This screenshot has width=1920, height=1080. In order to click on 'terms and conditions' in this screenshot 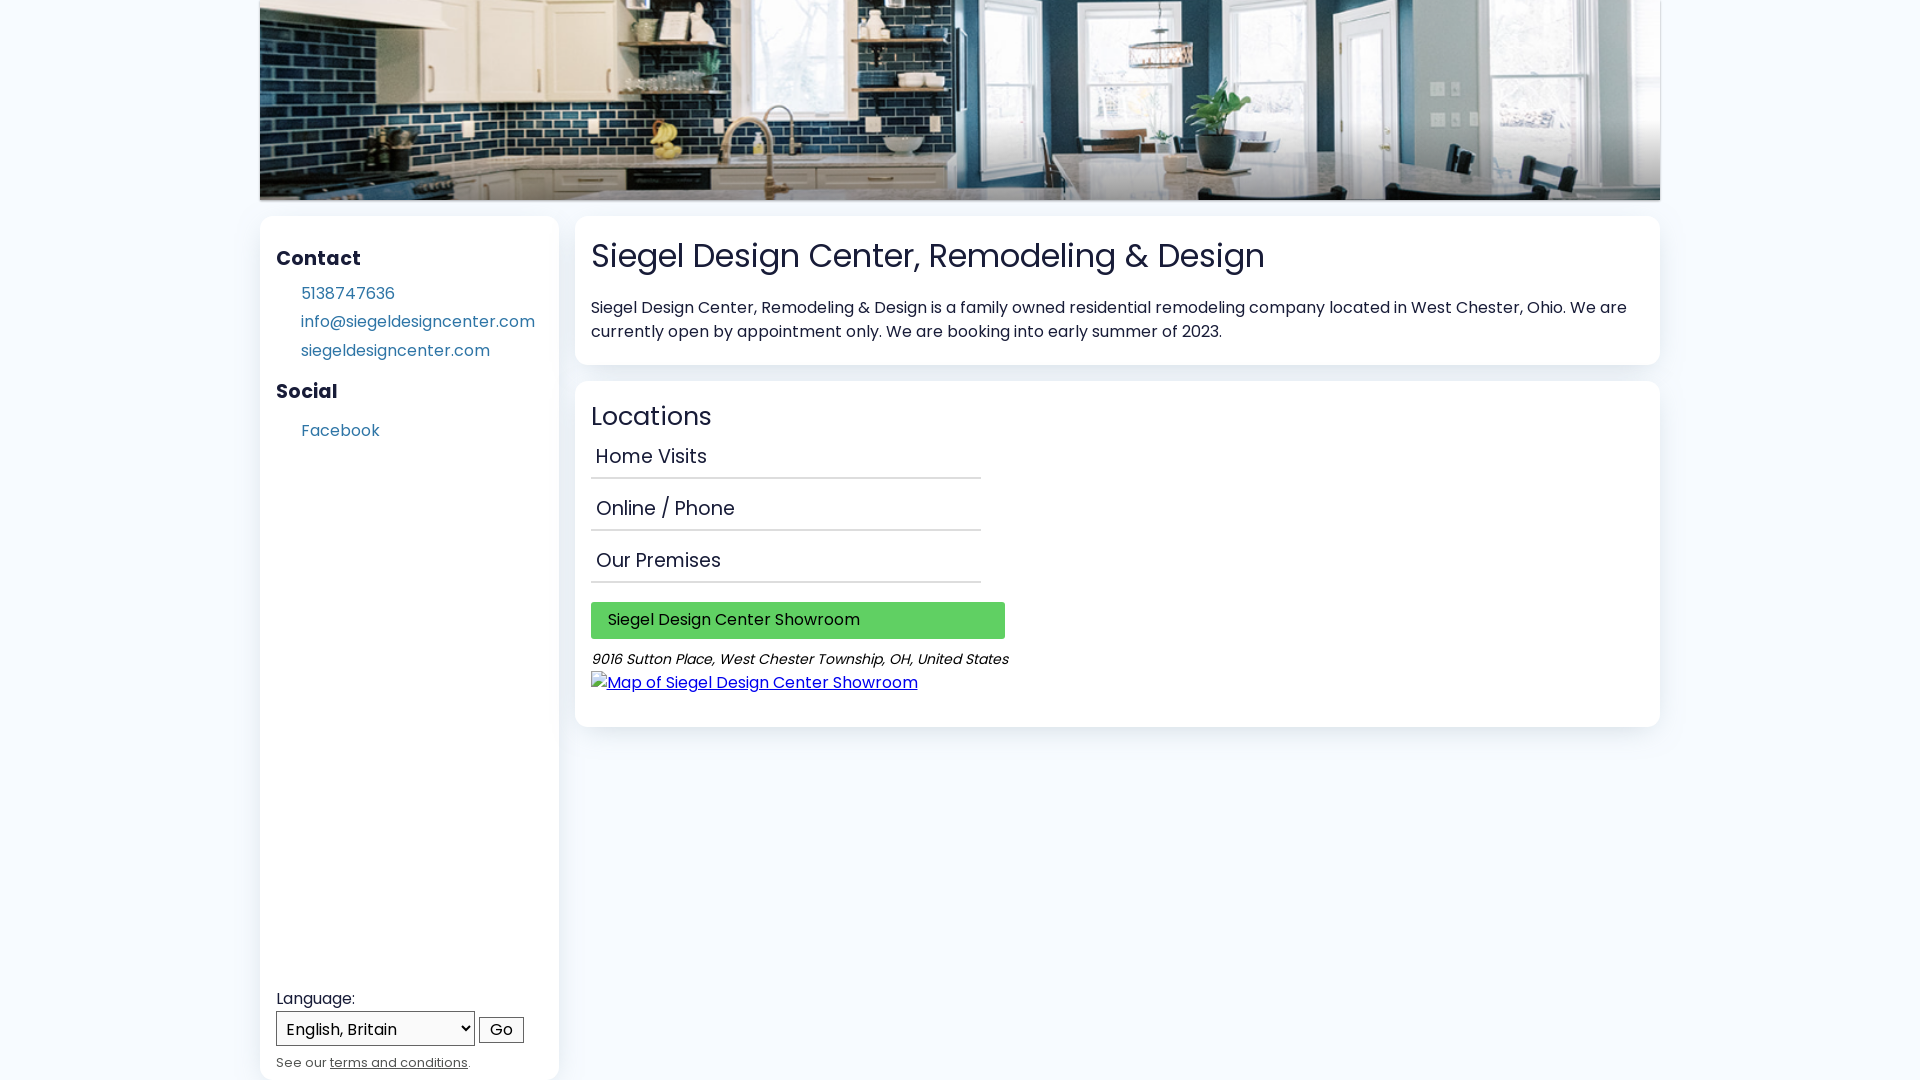, I will do `click(330, 1061)`.